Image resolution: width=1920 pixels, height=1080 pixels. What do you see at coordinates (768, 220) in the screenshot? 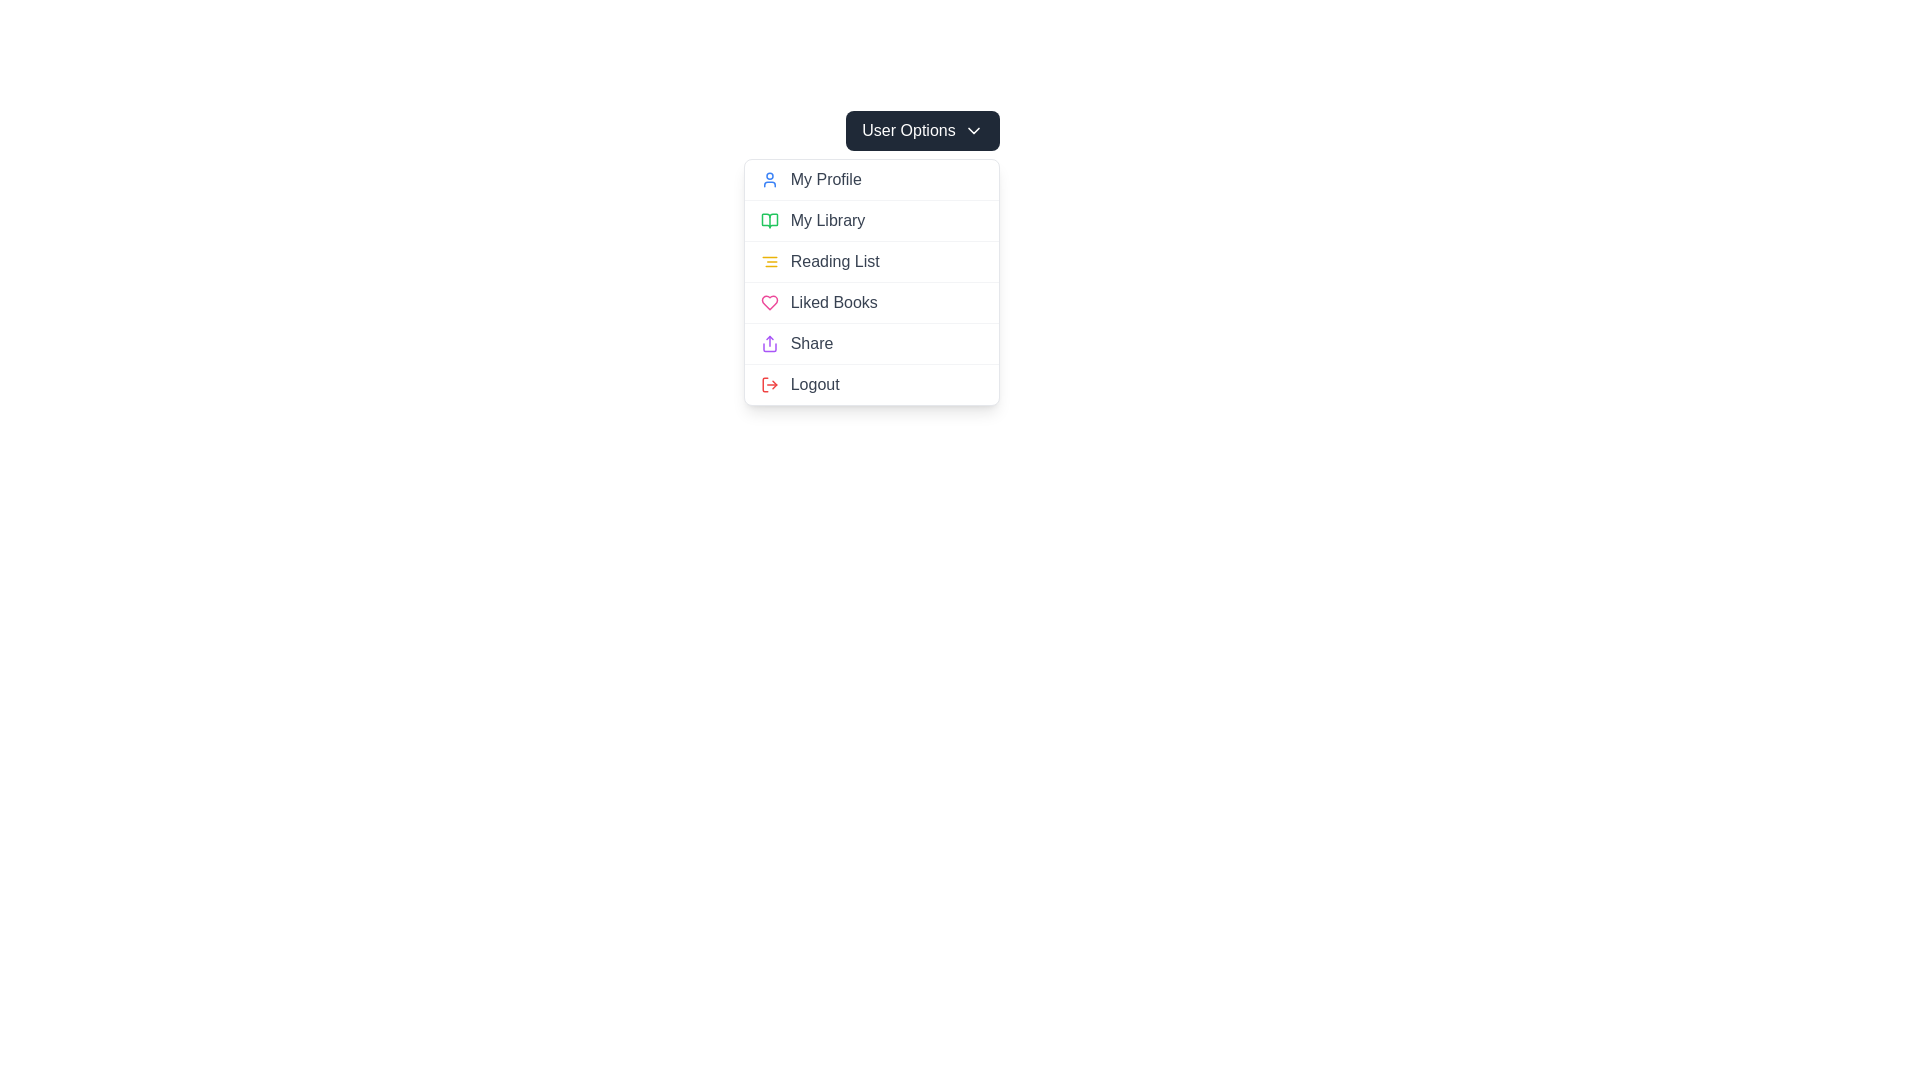
I see `the small open book icon with a green outline that is part of the 'My Library' list entry, located near the top left of the dropdown menu under 'User Options'` at bounding box center [768, 220].